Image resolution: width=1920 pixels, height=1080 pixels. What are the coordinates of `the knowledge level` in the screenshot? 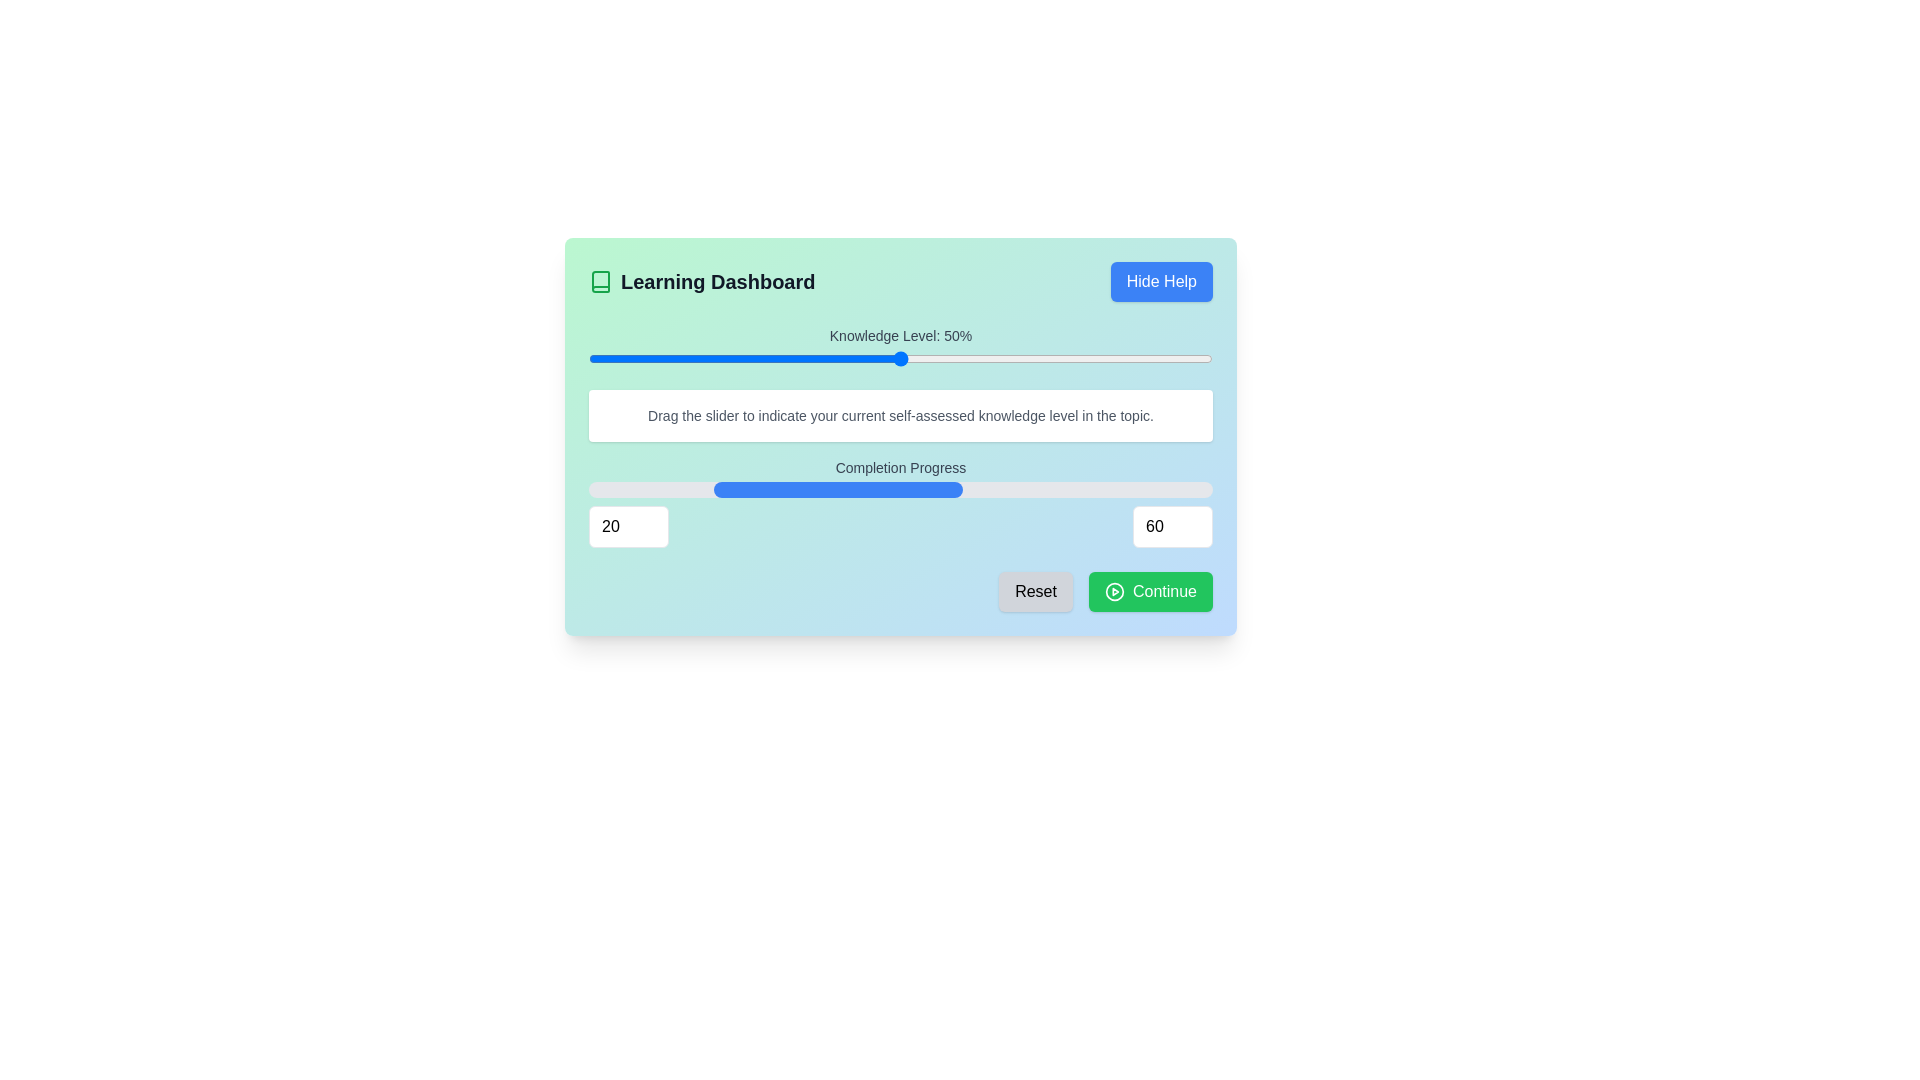 It's located at (725, 357).